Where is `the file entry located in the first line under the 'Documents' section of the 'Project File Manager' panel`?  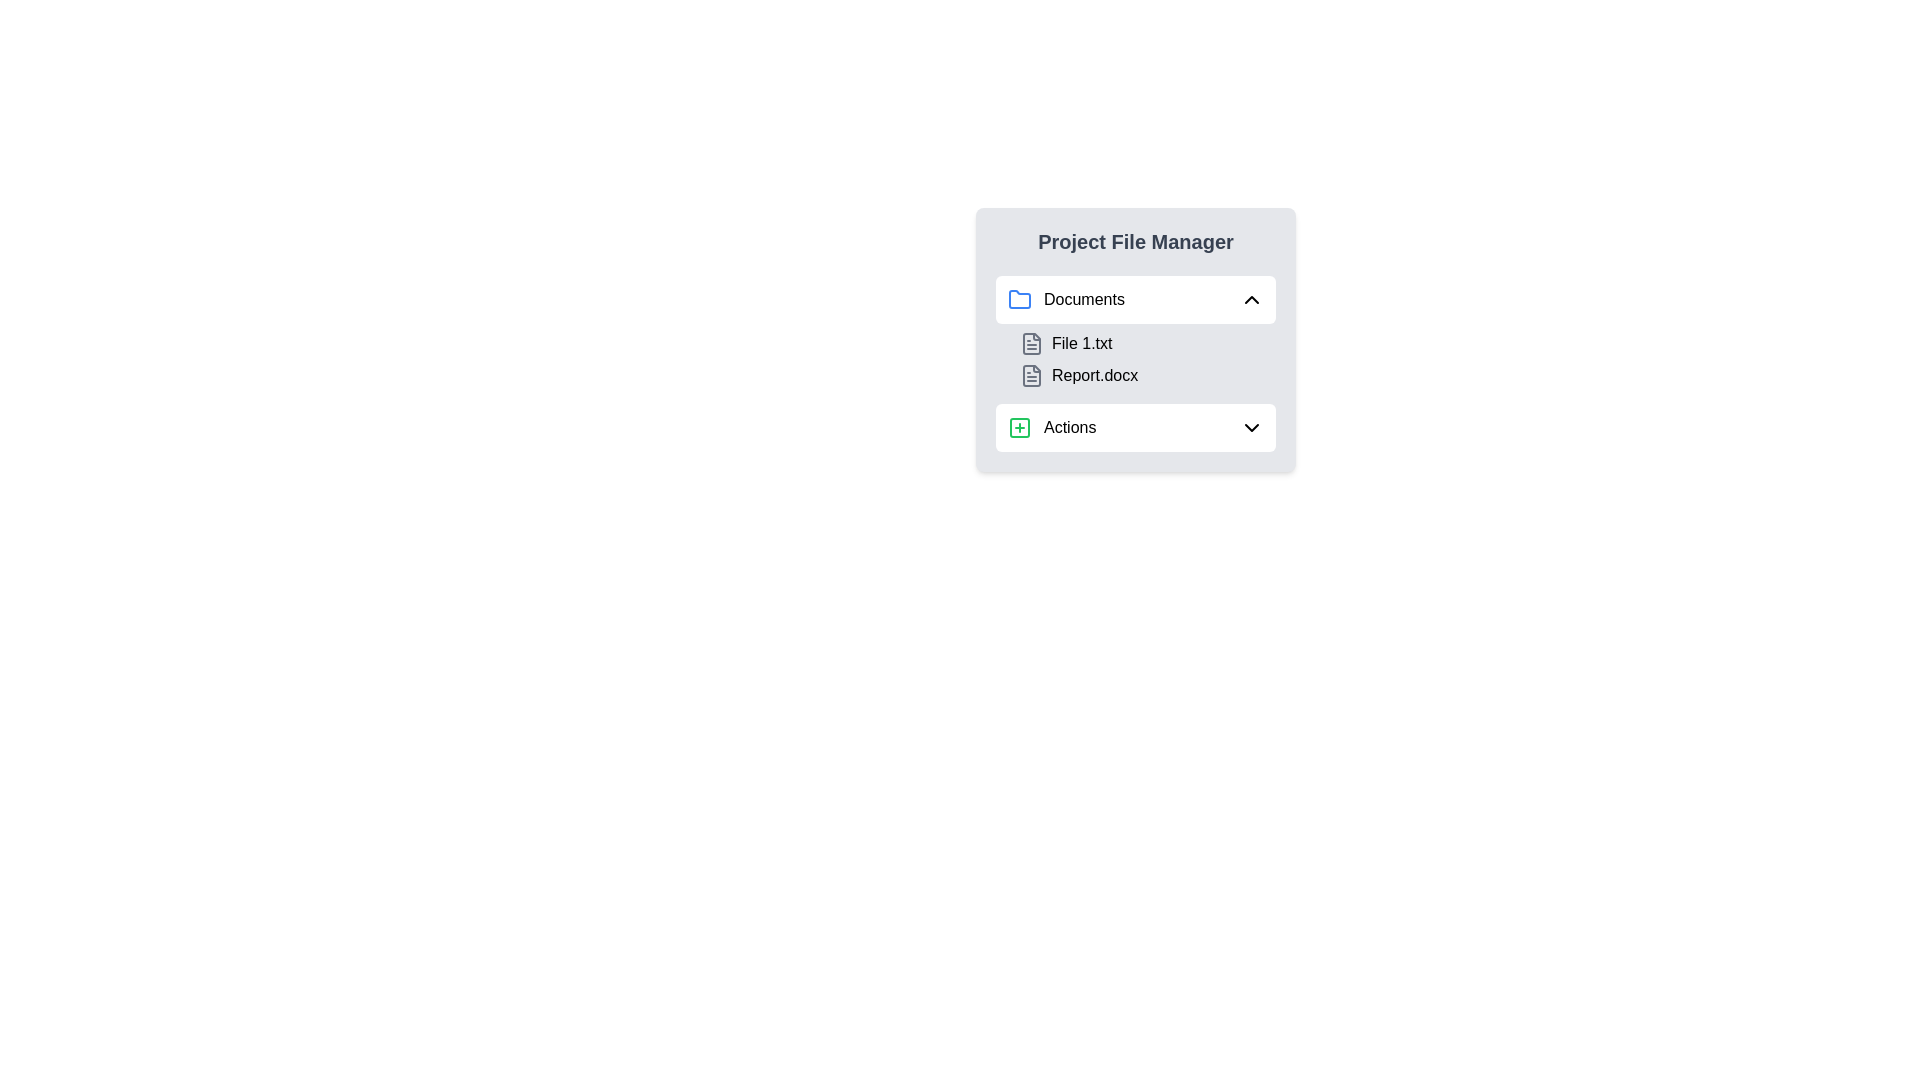
the file entry located in the first line under the 'Documents' section of the 'Project File Manager' panel is located at coordinates (1147, 342).